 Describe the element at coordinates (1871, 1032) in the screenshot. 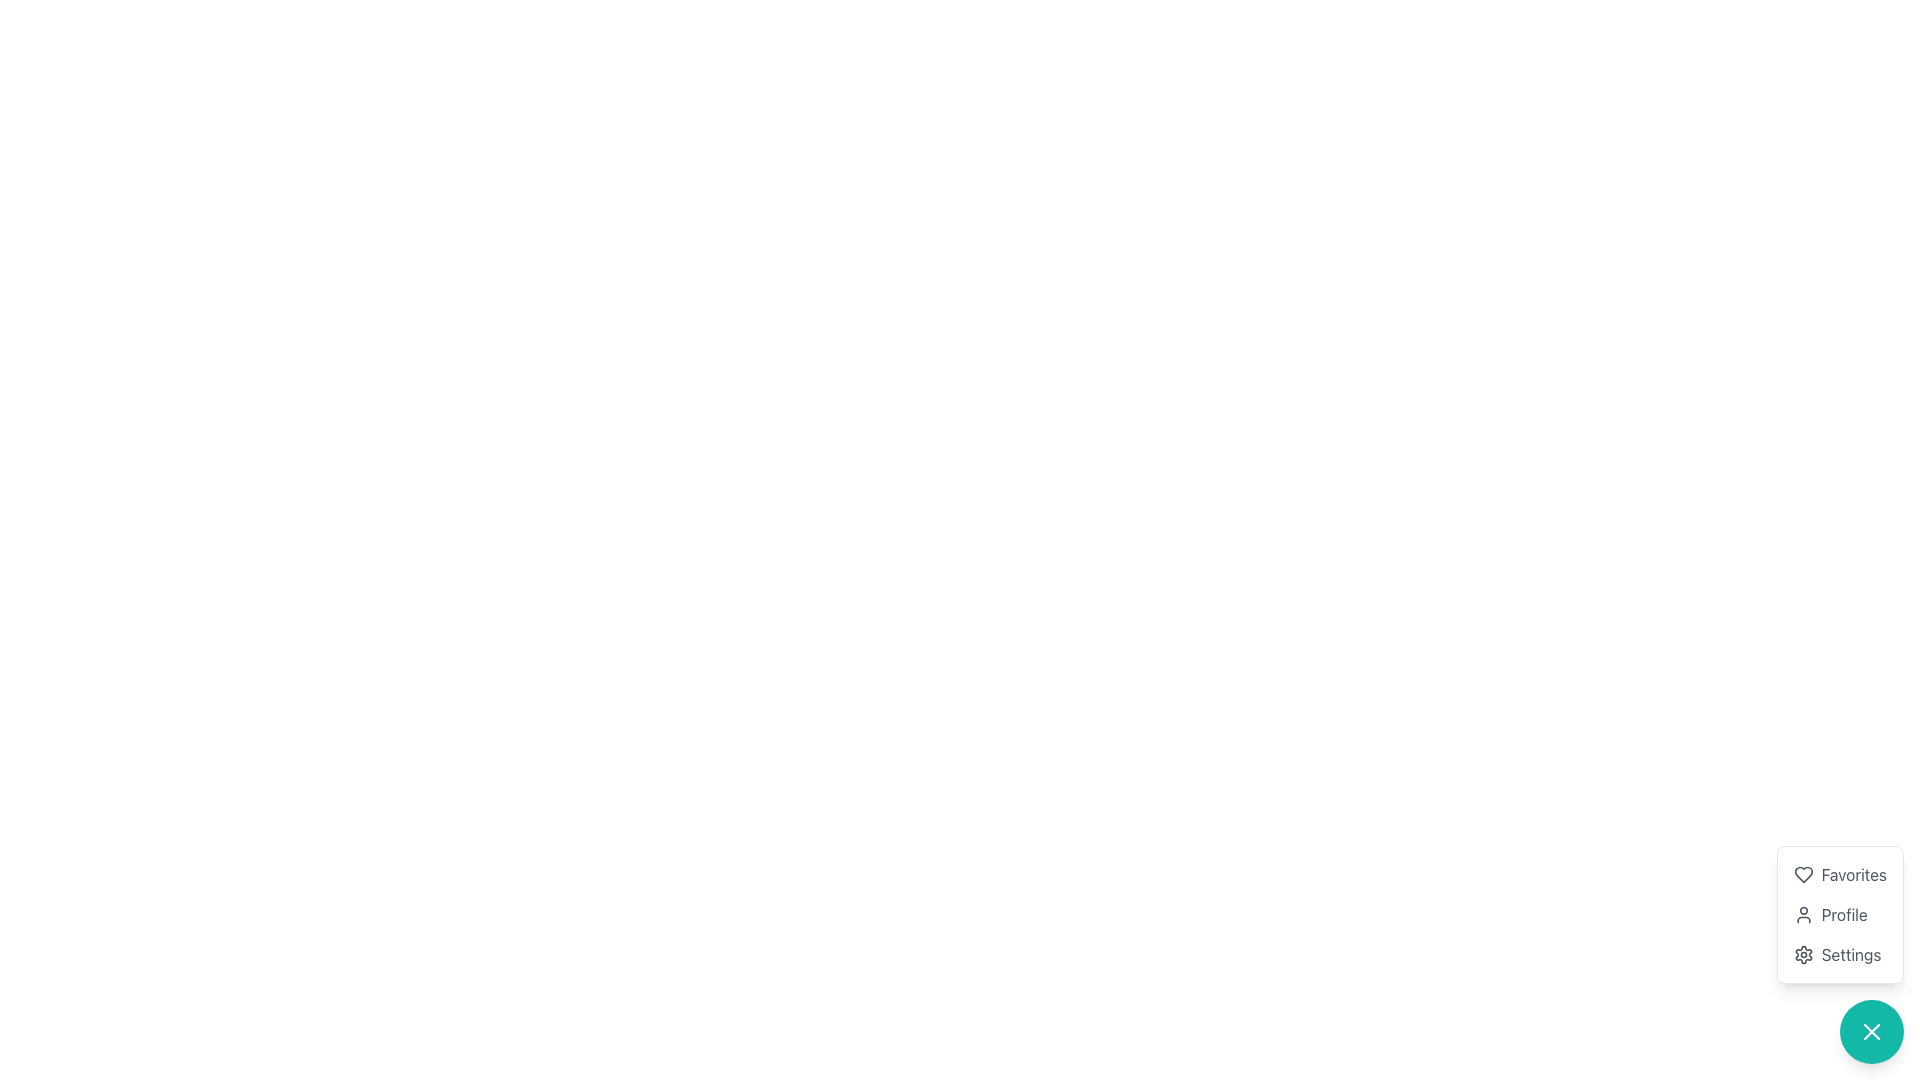

I see `the close icon, which is part of a circular button represented by a teal color, located at the bottom right corner of the button` at that location.